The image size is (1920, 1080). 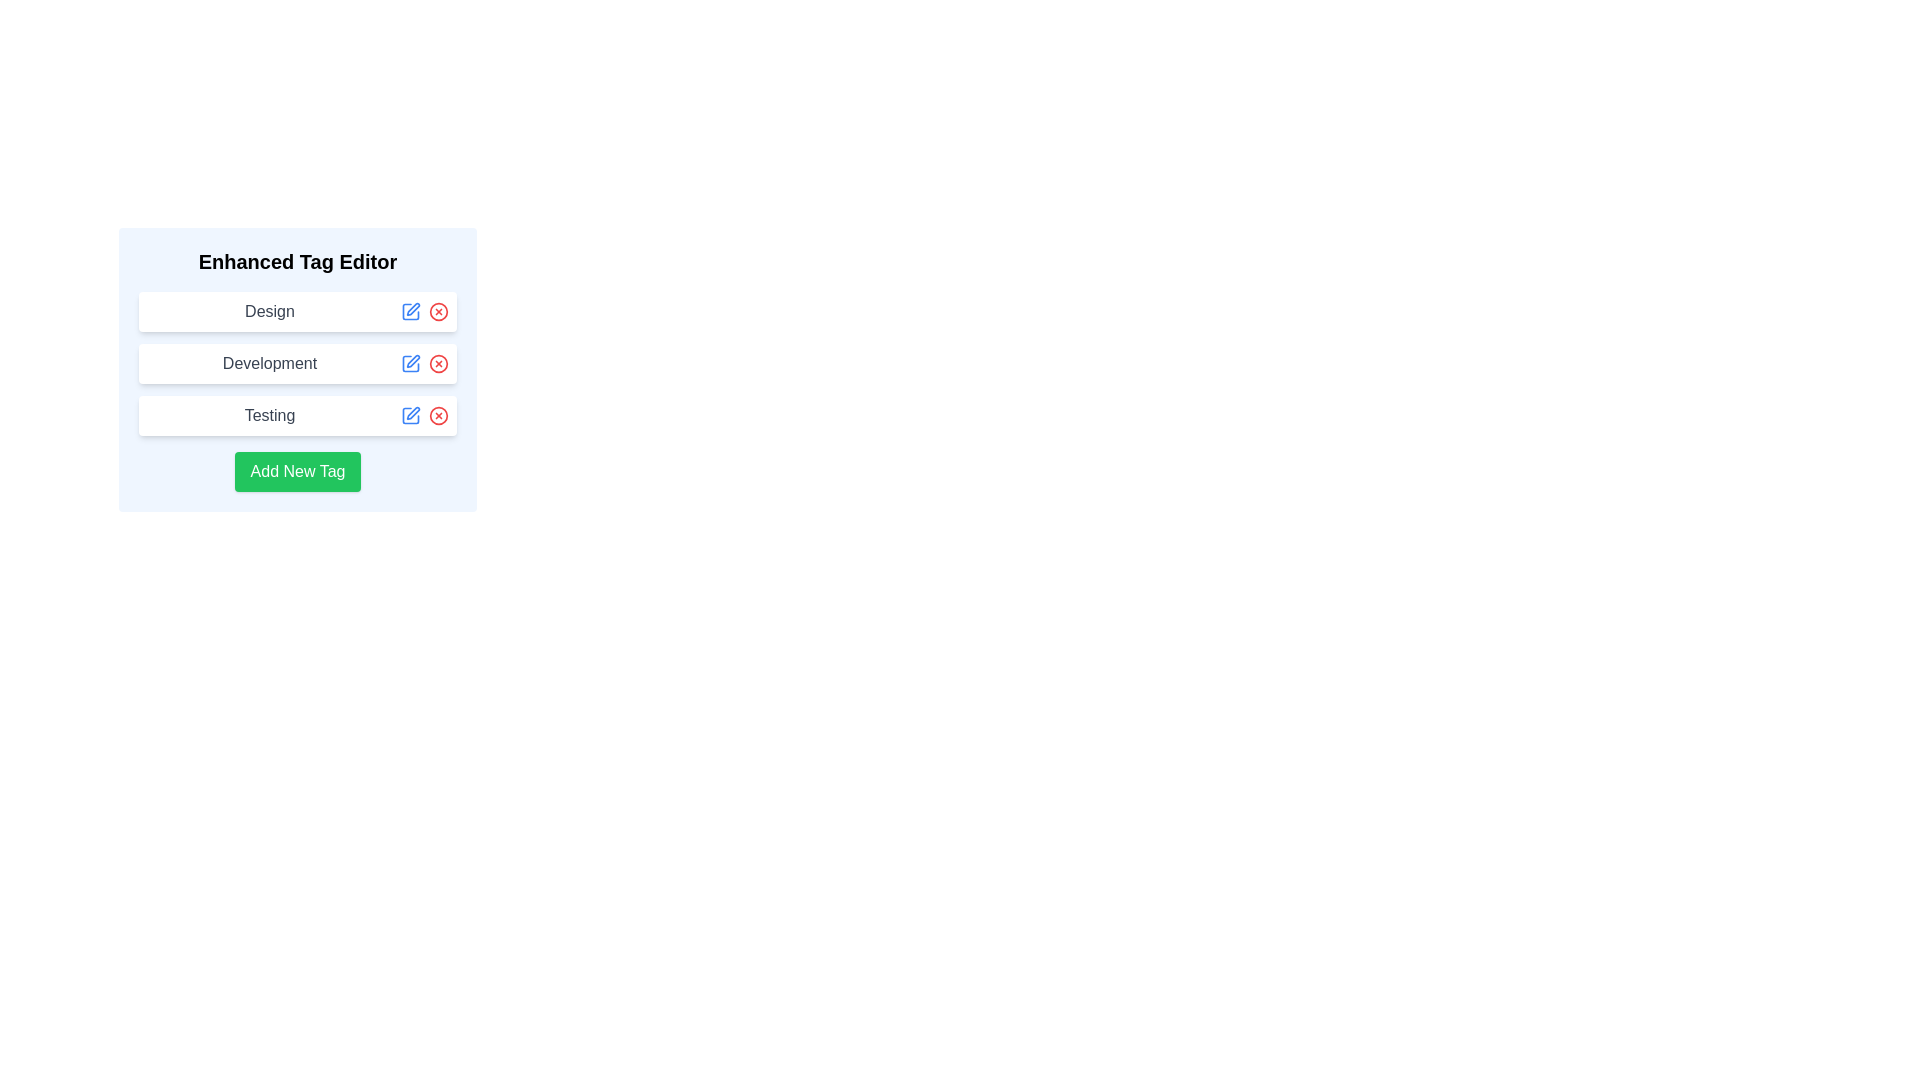 What do you see at coordinates (296, 370) in the screenshot?
I see `the 'Development' tag displayed as a static text label, which is the second item in a vertically-stacked list under the heading 'Enhanced Tag Editor'` at bounding box center [296, 370].